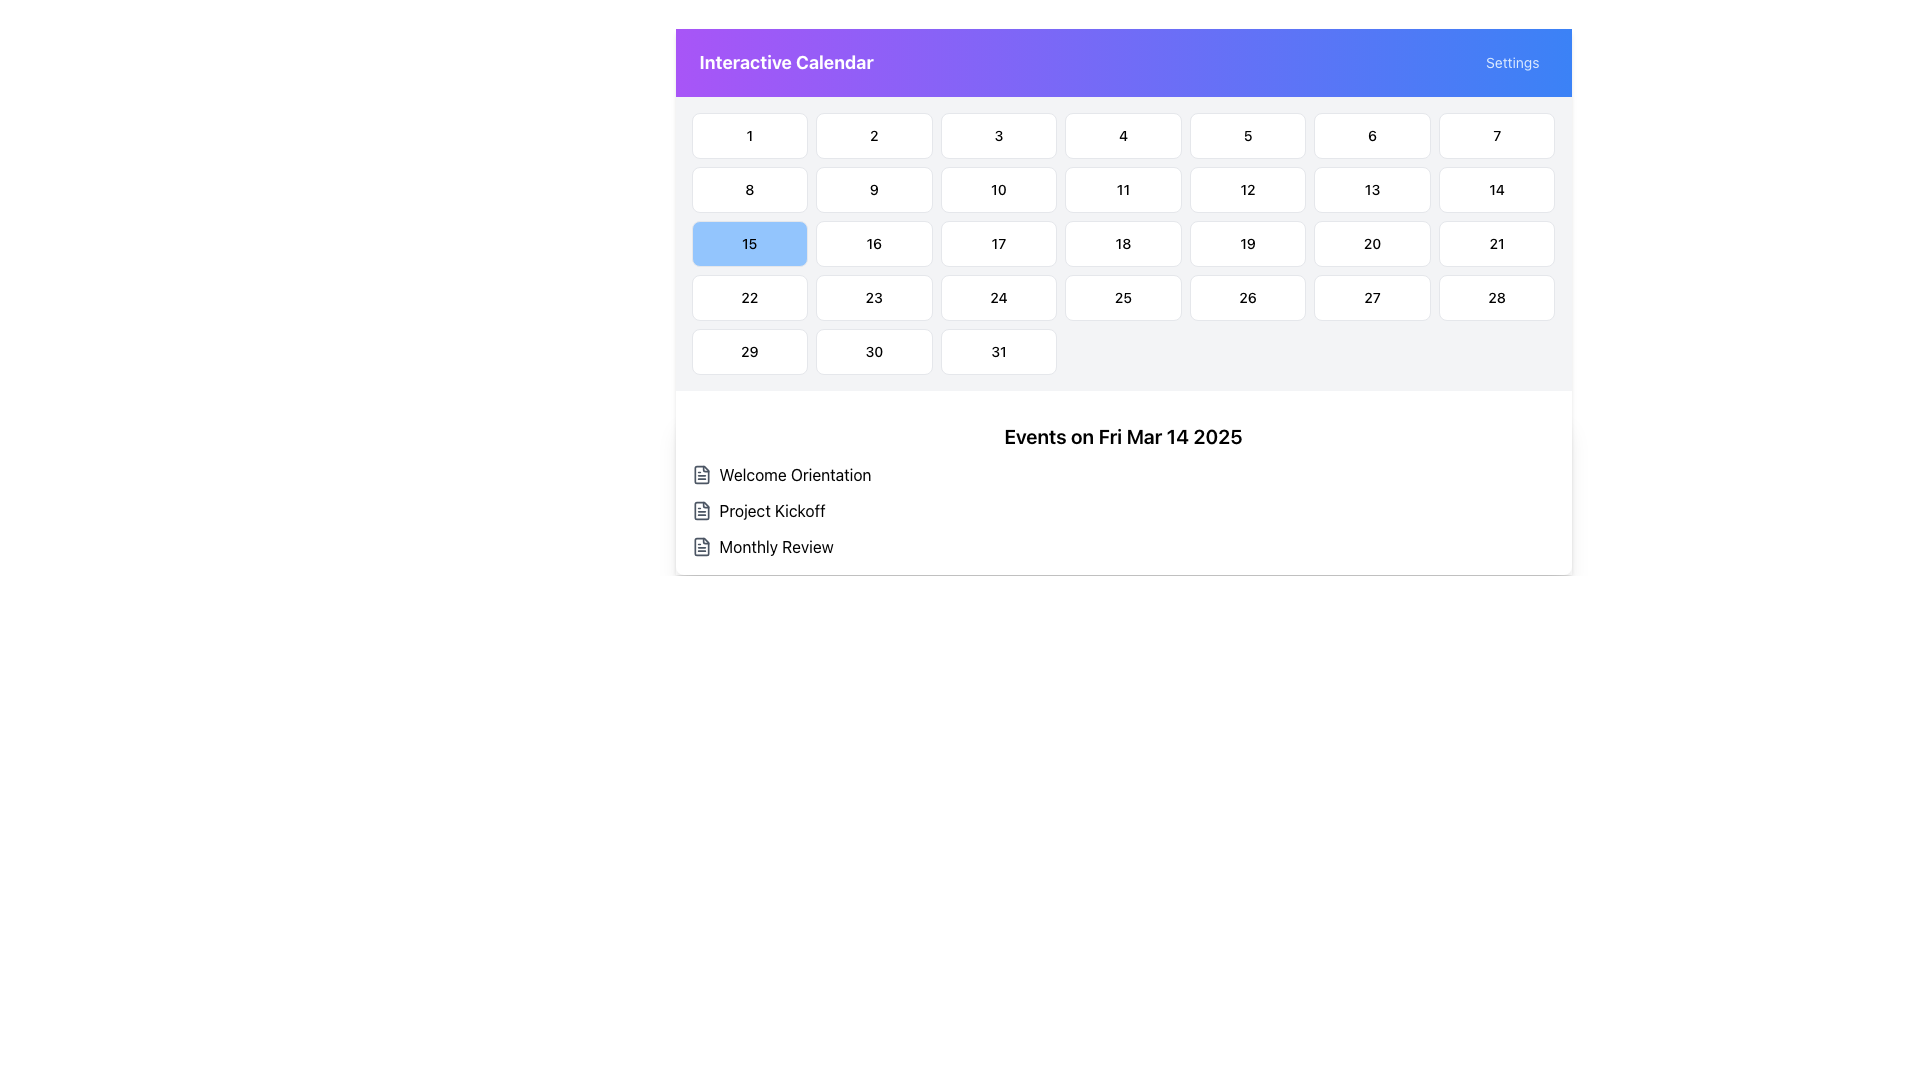 The height and width of the screenshot is (1080, 1920). What do you see at coordinates (1247, 242) in the screenshot?
I see `the text label representing the date 19th in the calendar grid layout, located in the third row and sixth column` at bounding box center [1247, 242].